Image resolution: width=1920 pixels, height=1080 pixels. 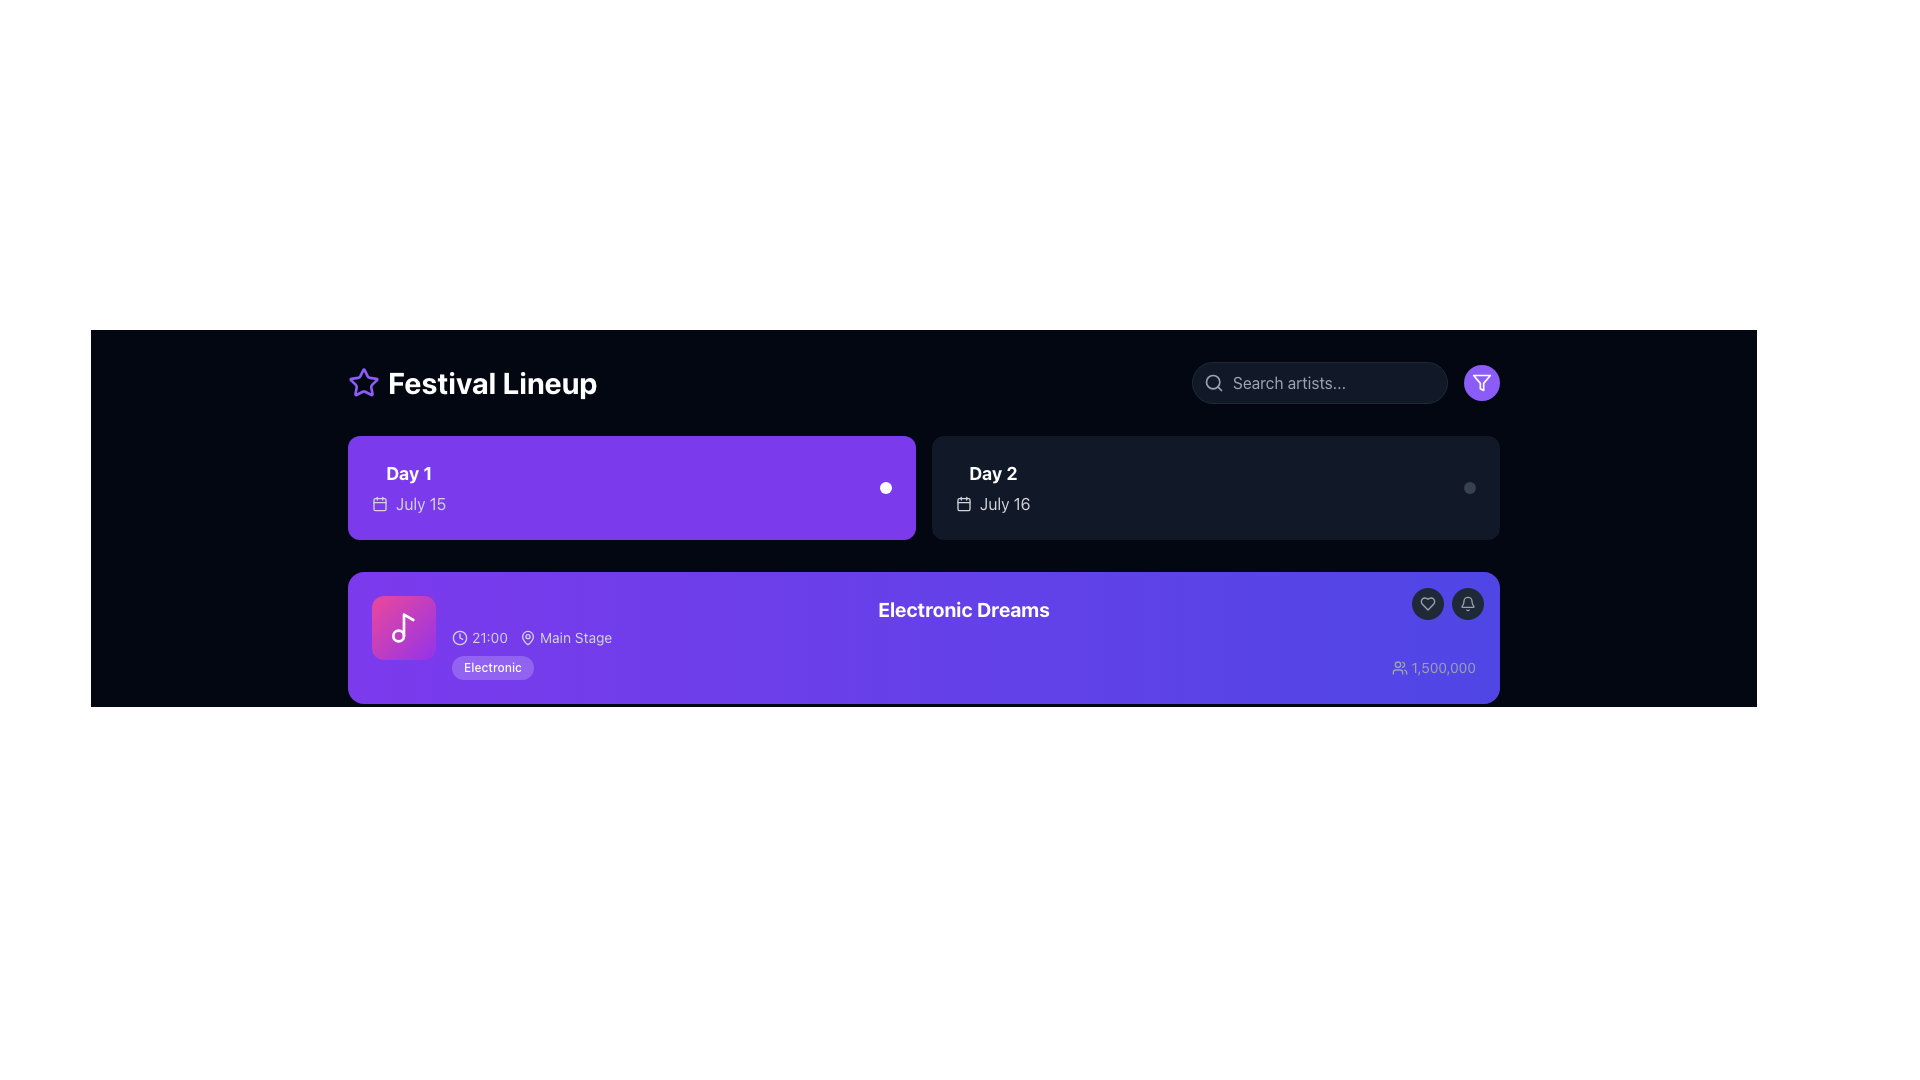 I want to click on the date label associated with the 'Day 2' entry, which is positioned below the primary title 'Day 2' and aligned with the calendar icon on its left, so click(x=993, y=503).